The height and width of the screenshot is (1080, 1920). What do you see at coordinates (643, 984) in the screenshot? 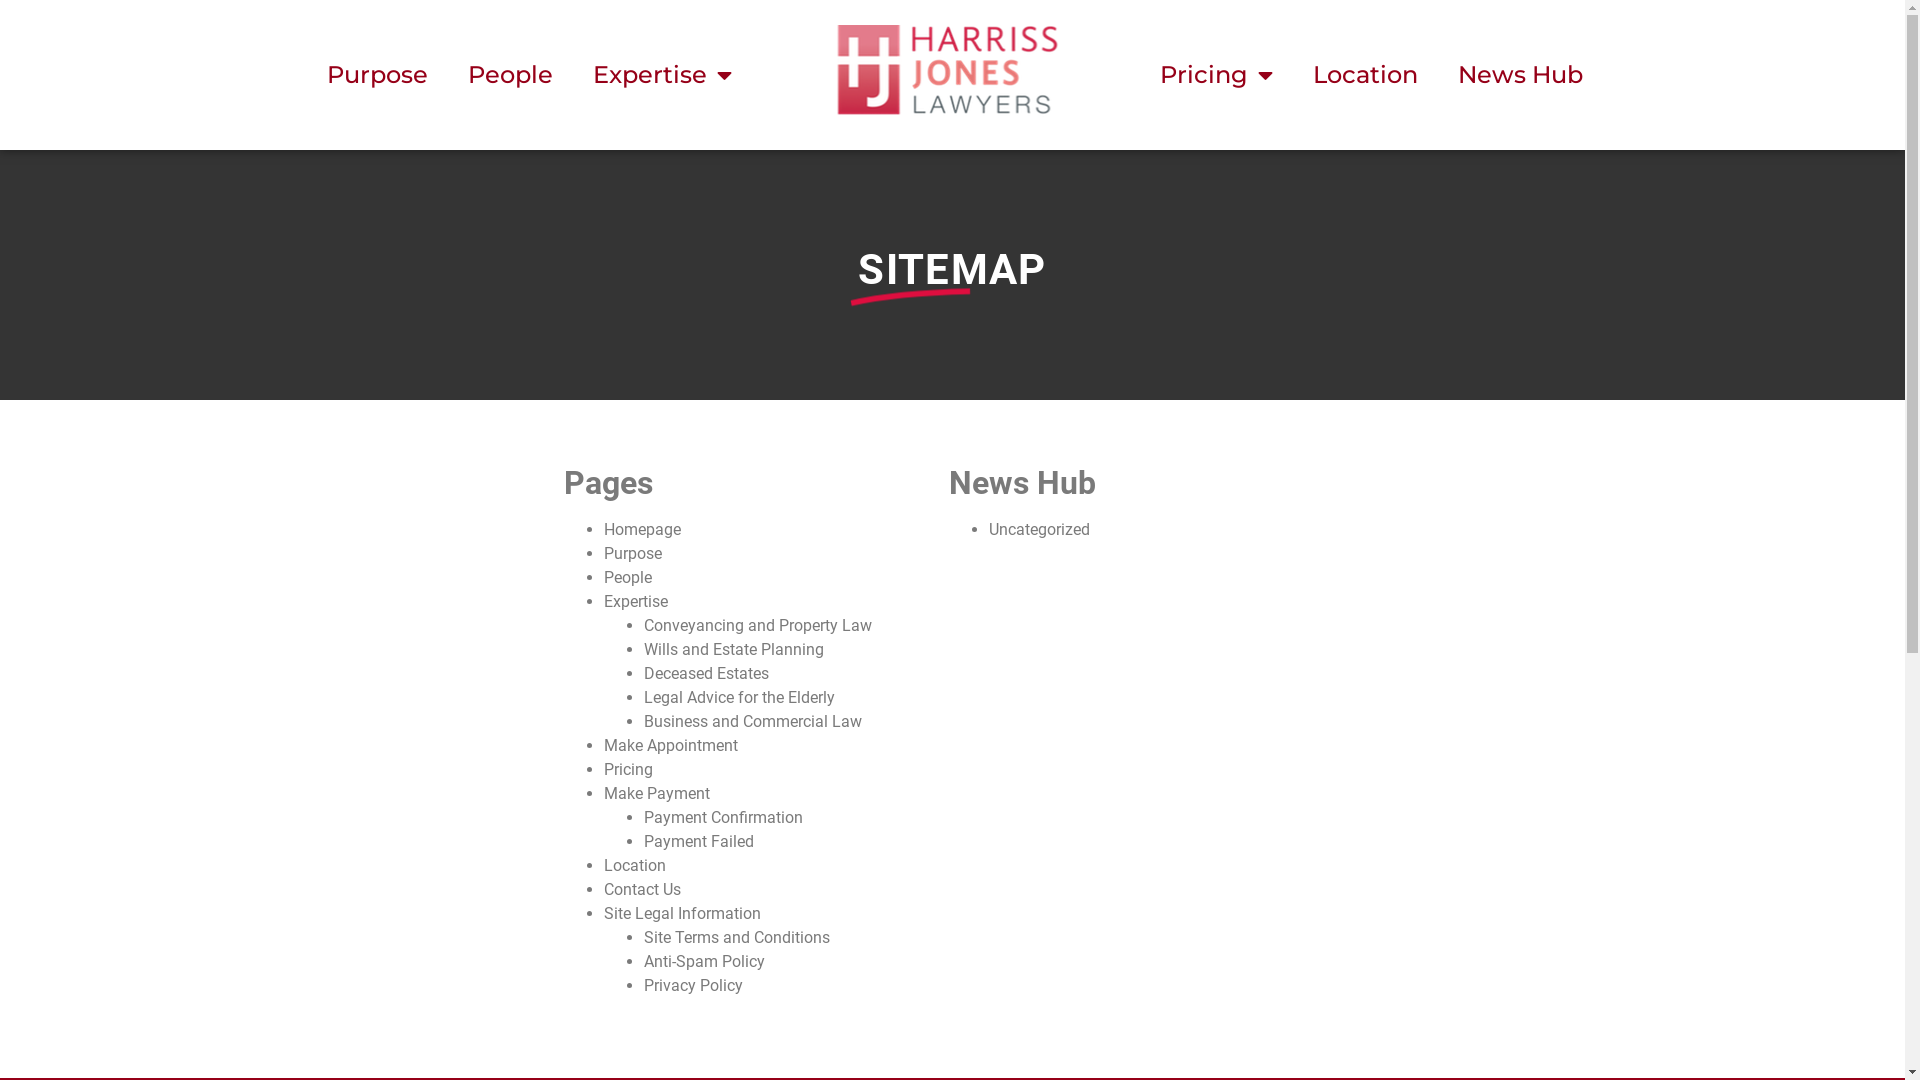
I see `'Privacy Policy'` at bounding box center [643, 984].